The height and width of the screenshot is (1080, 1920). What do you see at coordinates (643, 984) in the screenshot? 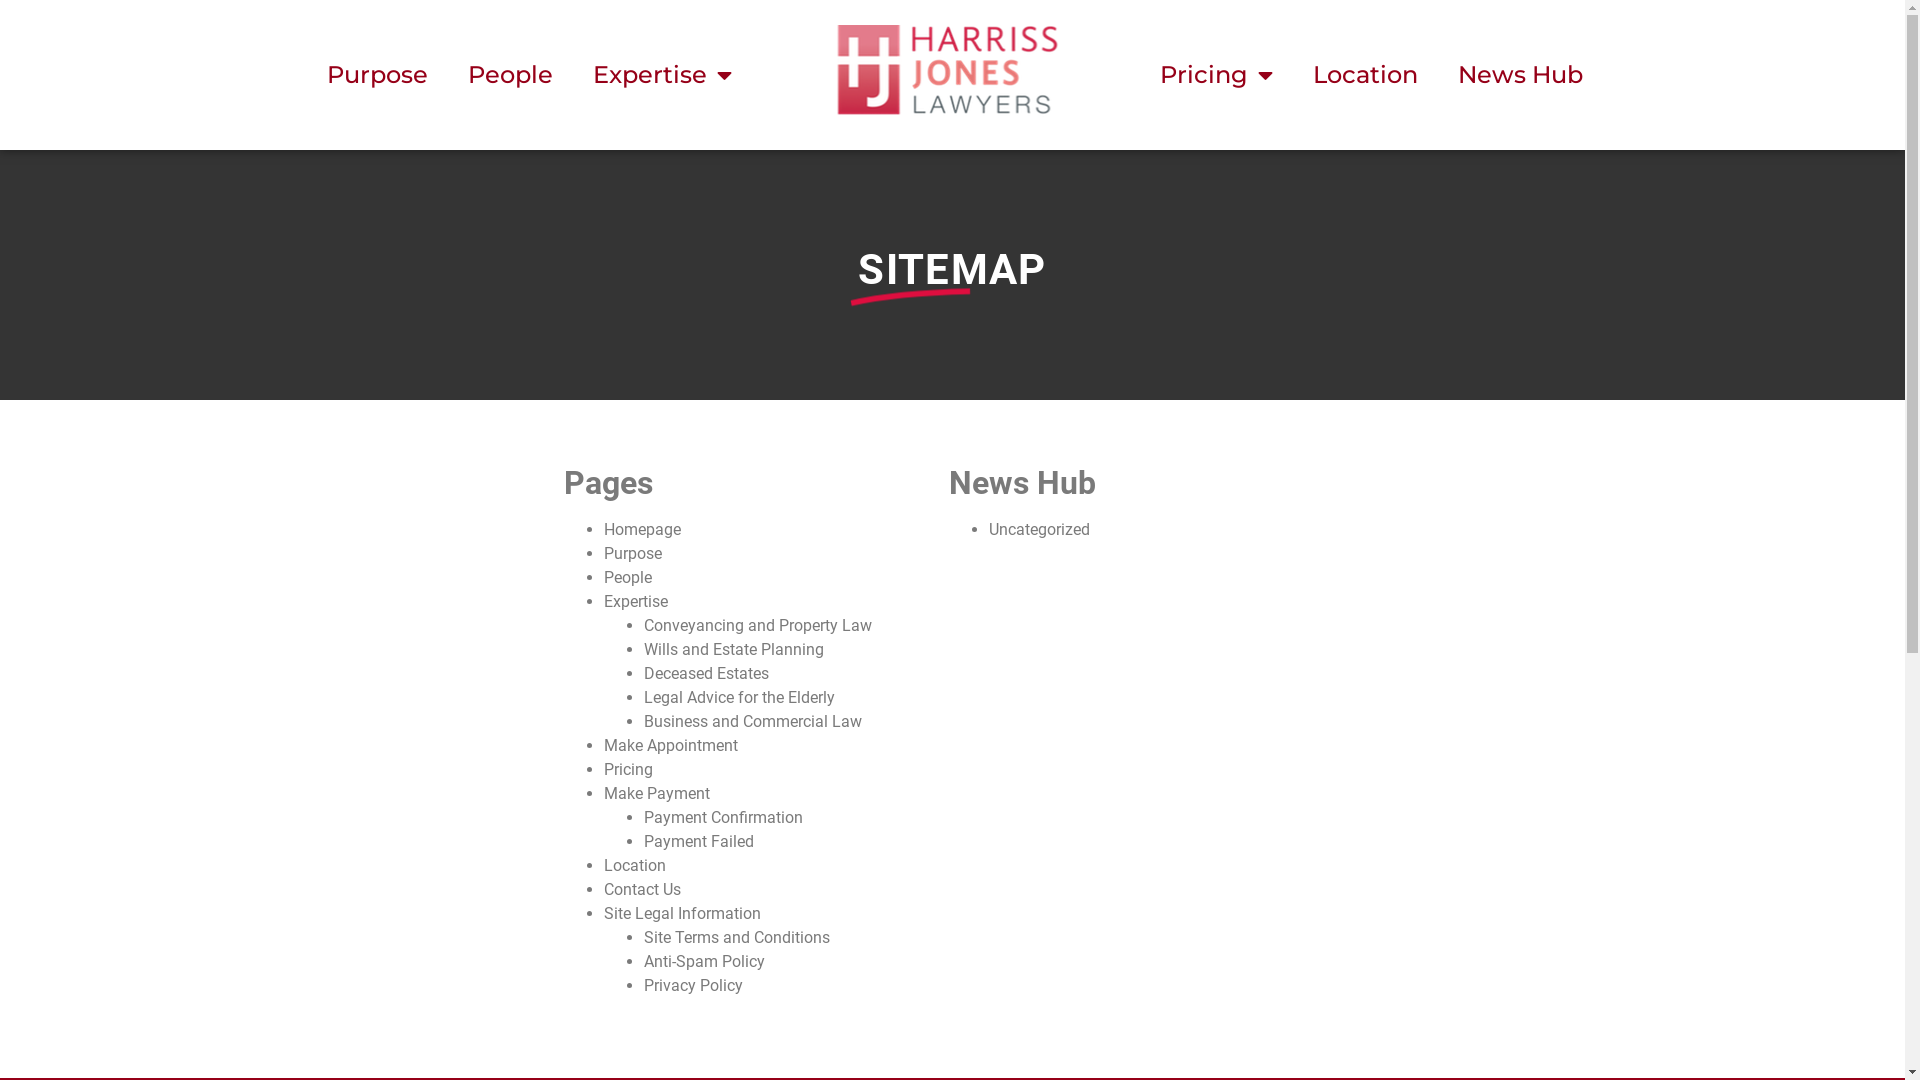
I see `'Privacy Policy'` at bounding box center [643, 984].